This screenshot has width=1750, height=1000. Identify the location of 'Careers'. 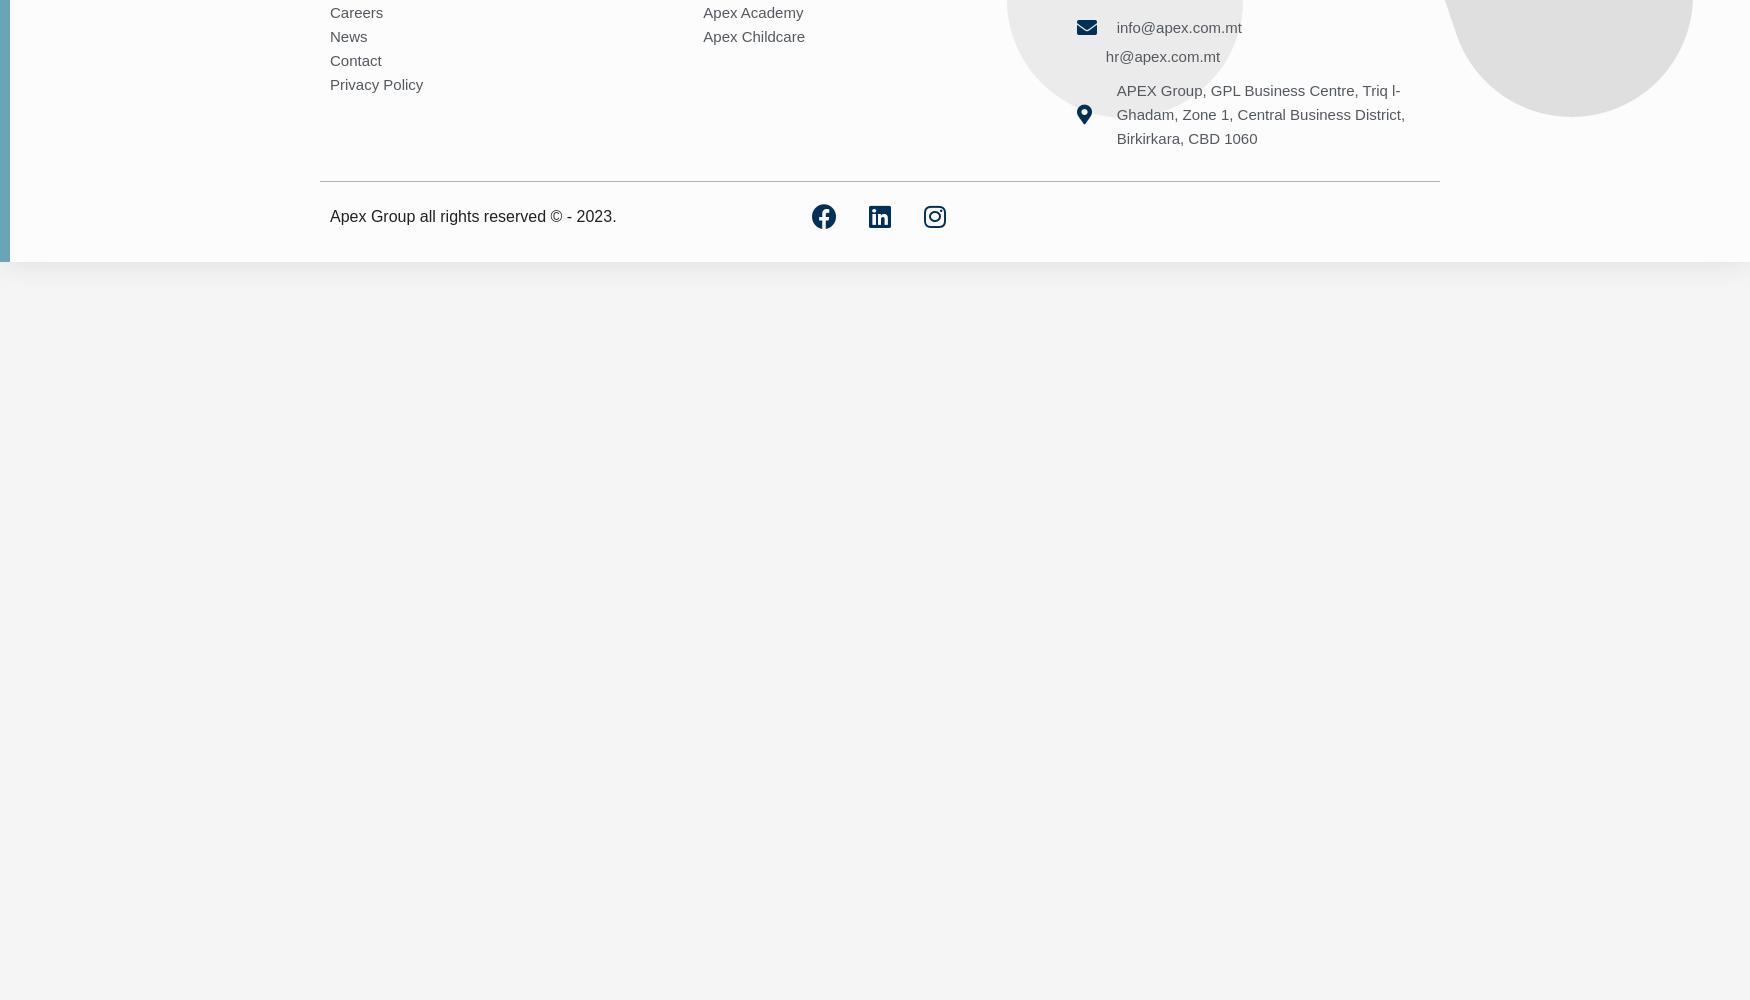
(356, 11).